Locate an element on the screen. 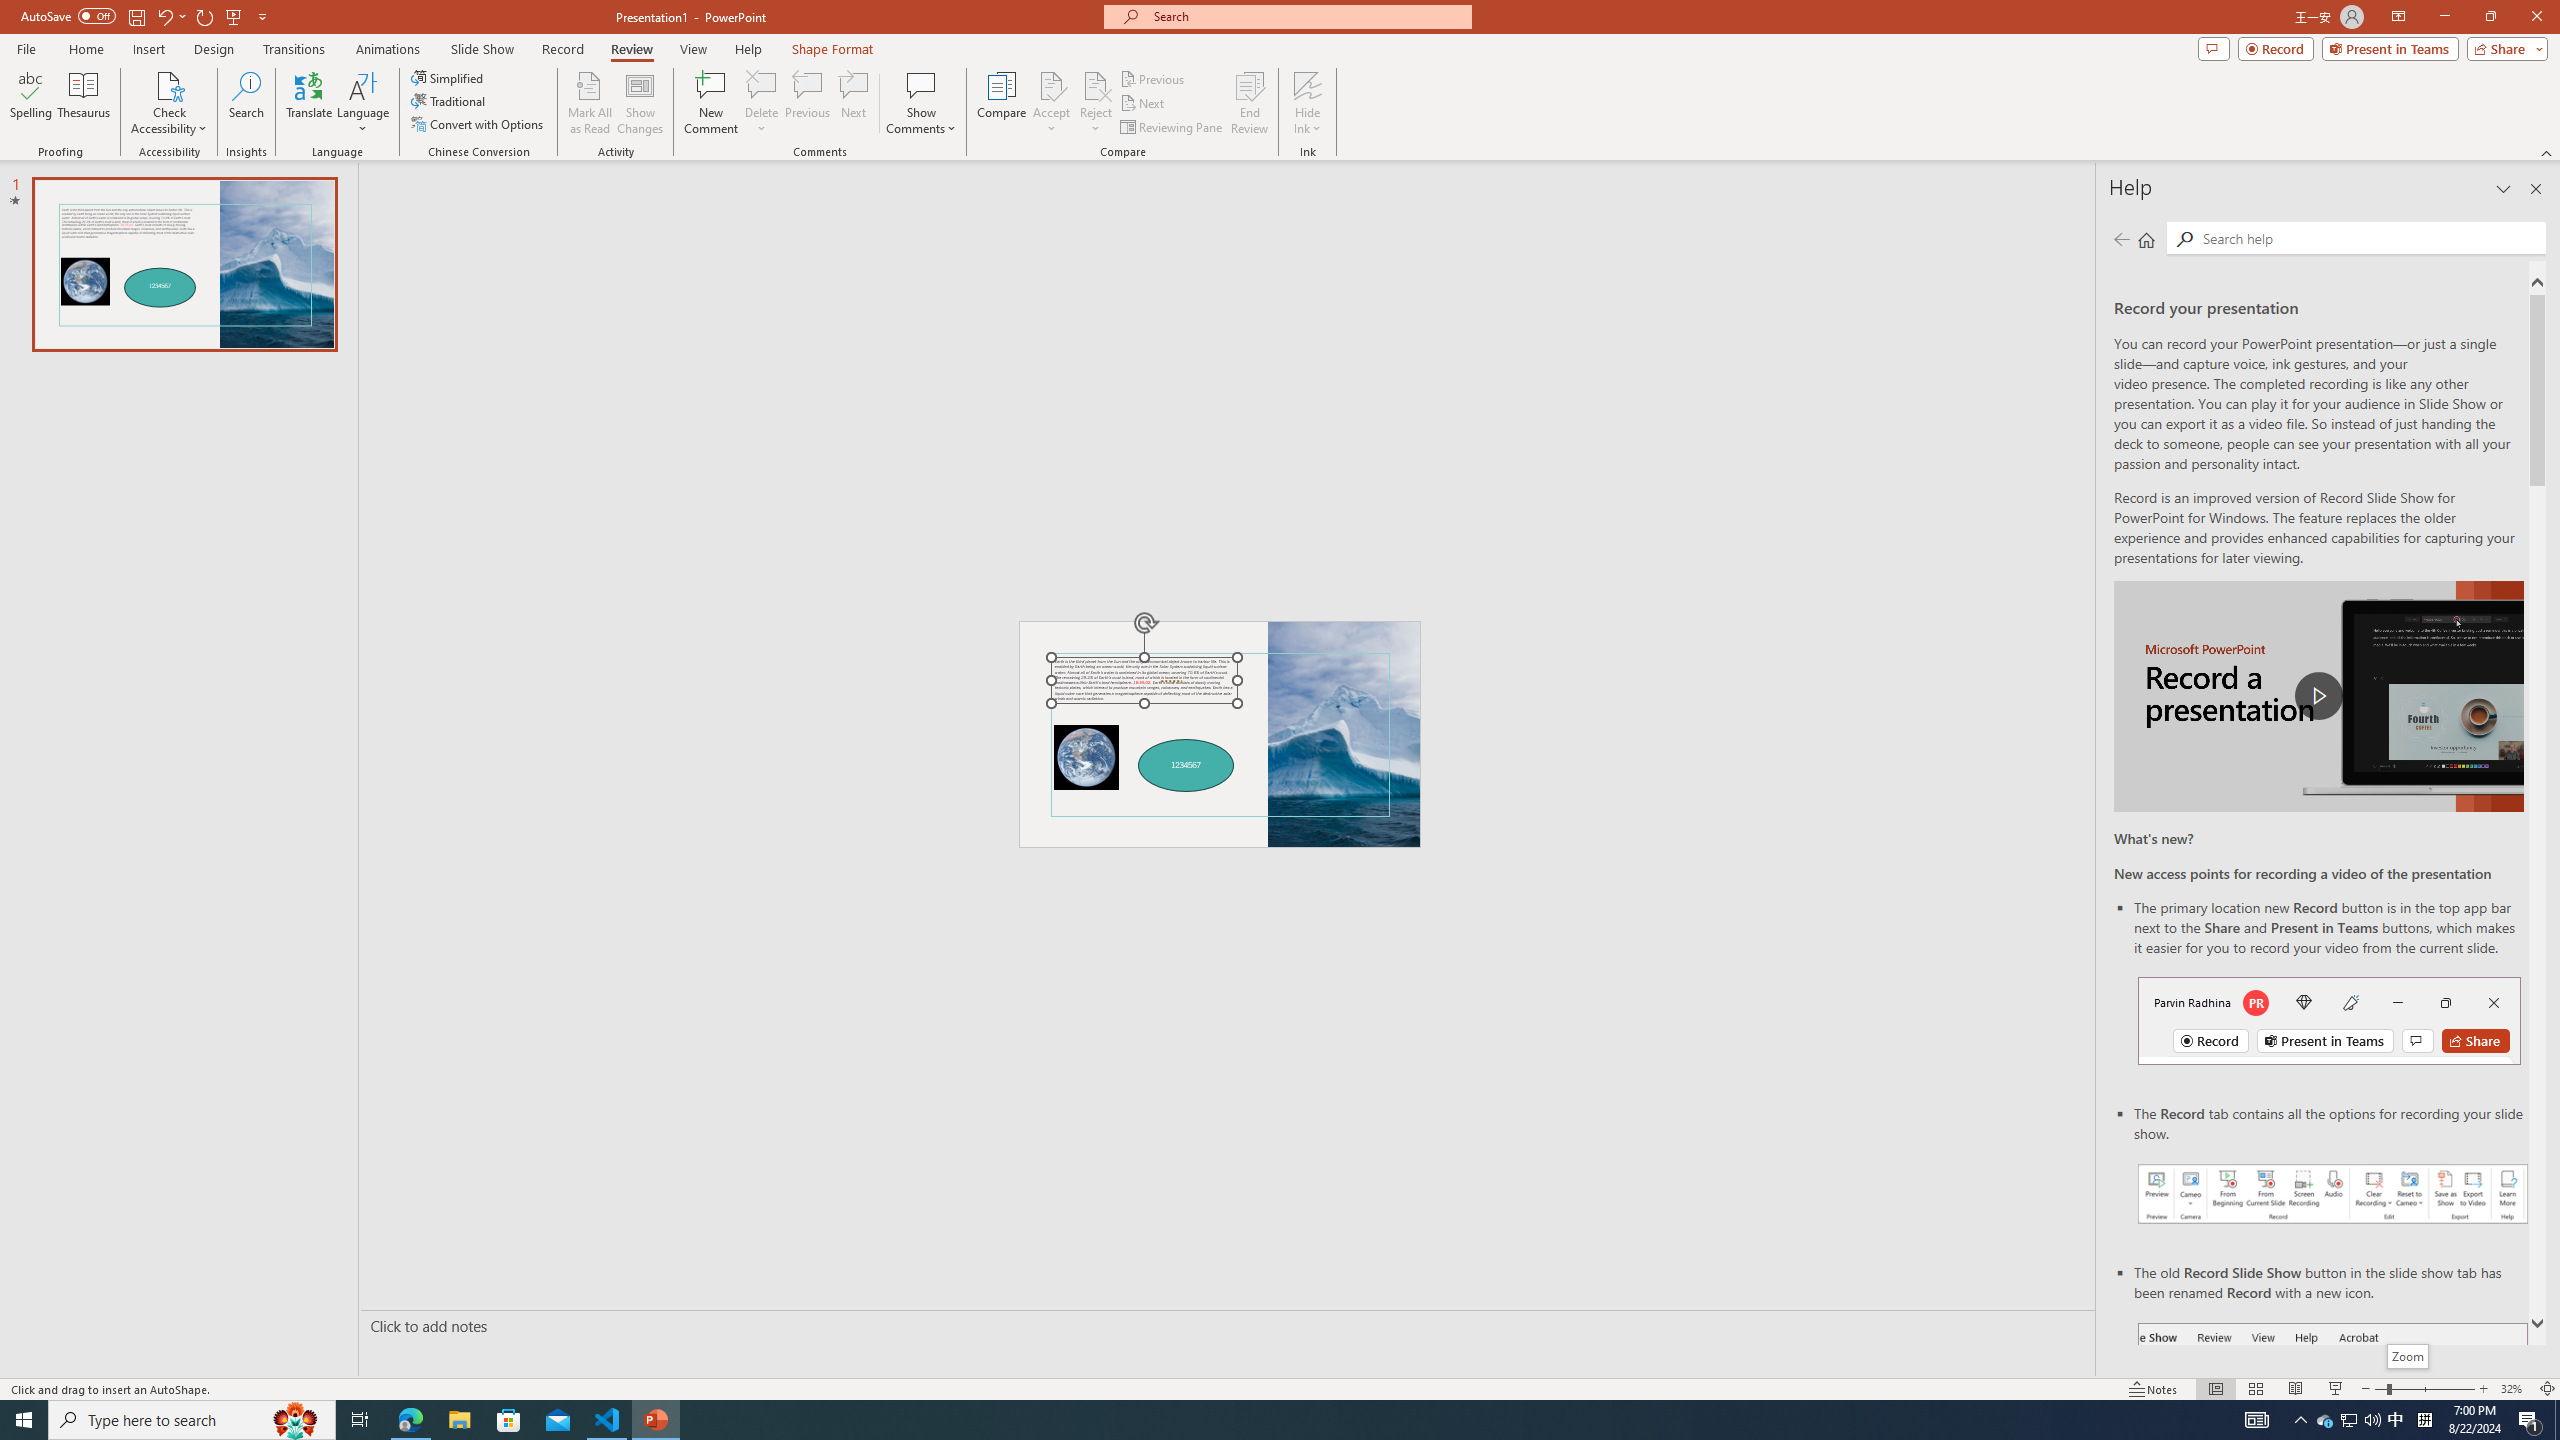 This screenshot has height=1440, width=2560. 'Traditional' is located at coordinates (448, 99).